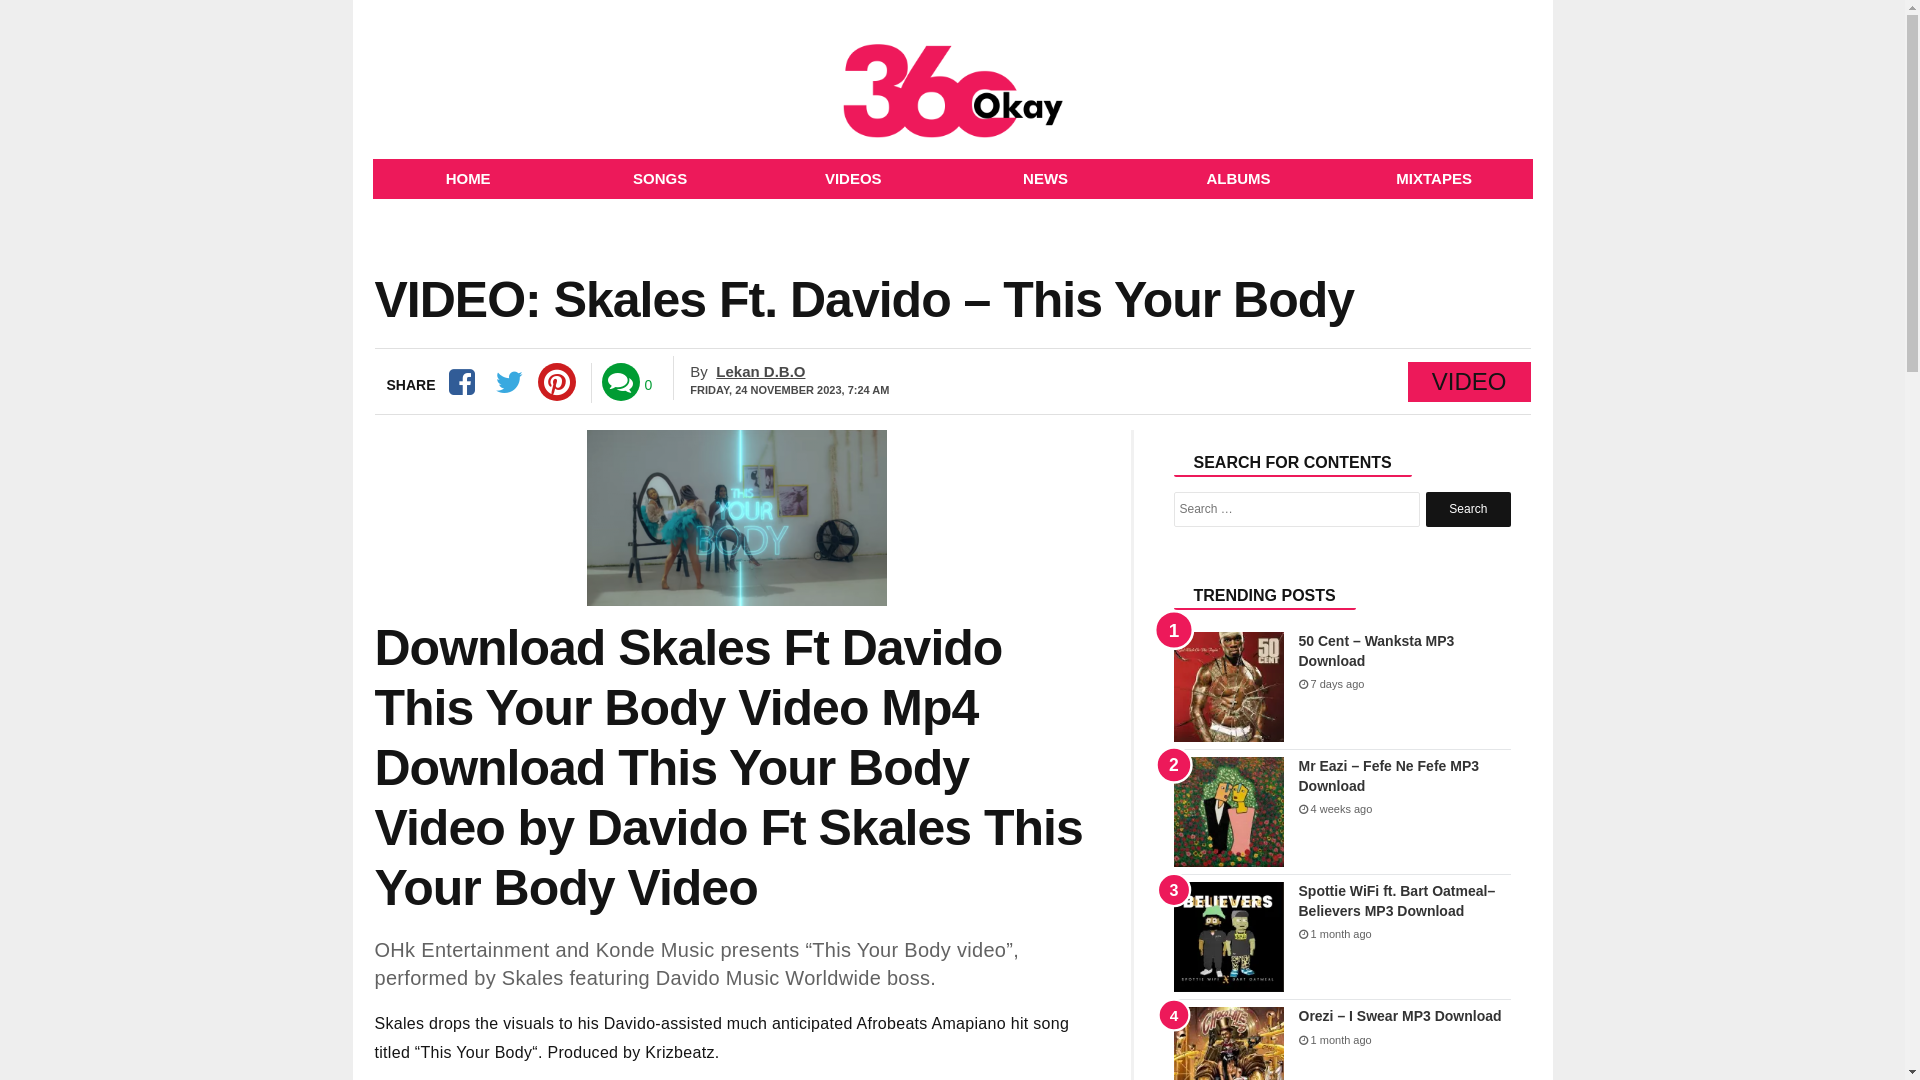  Describe the element at coordinates (949, 177) in the screenshot. I see `'NEWS'` at that location.